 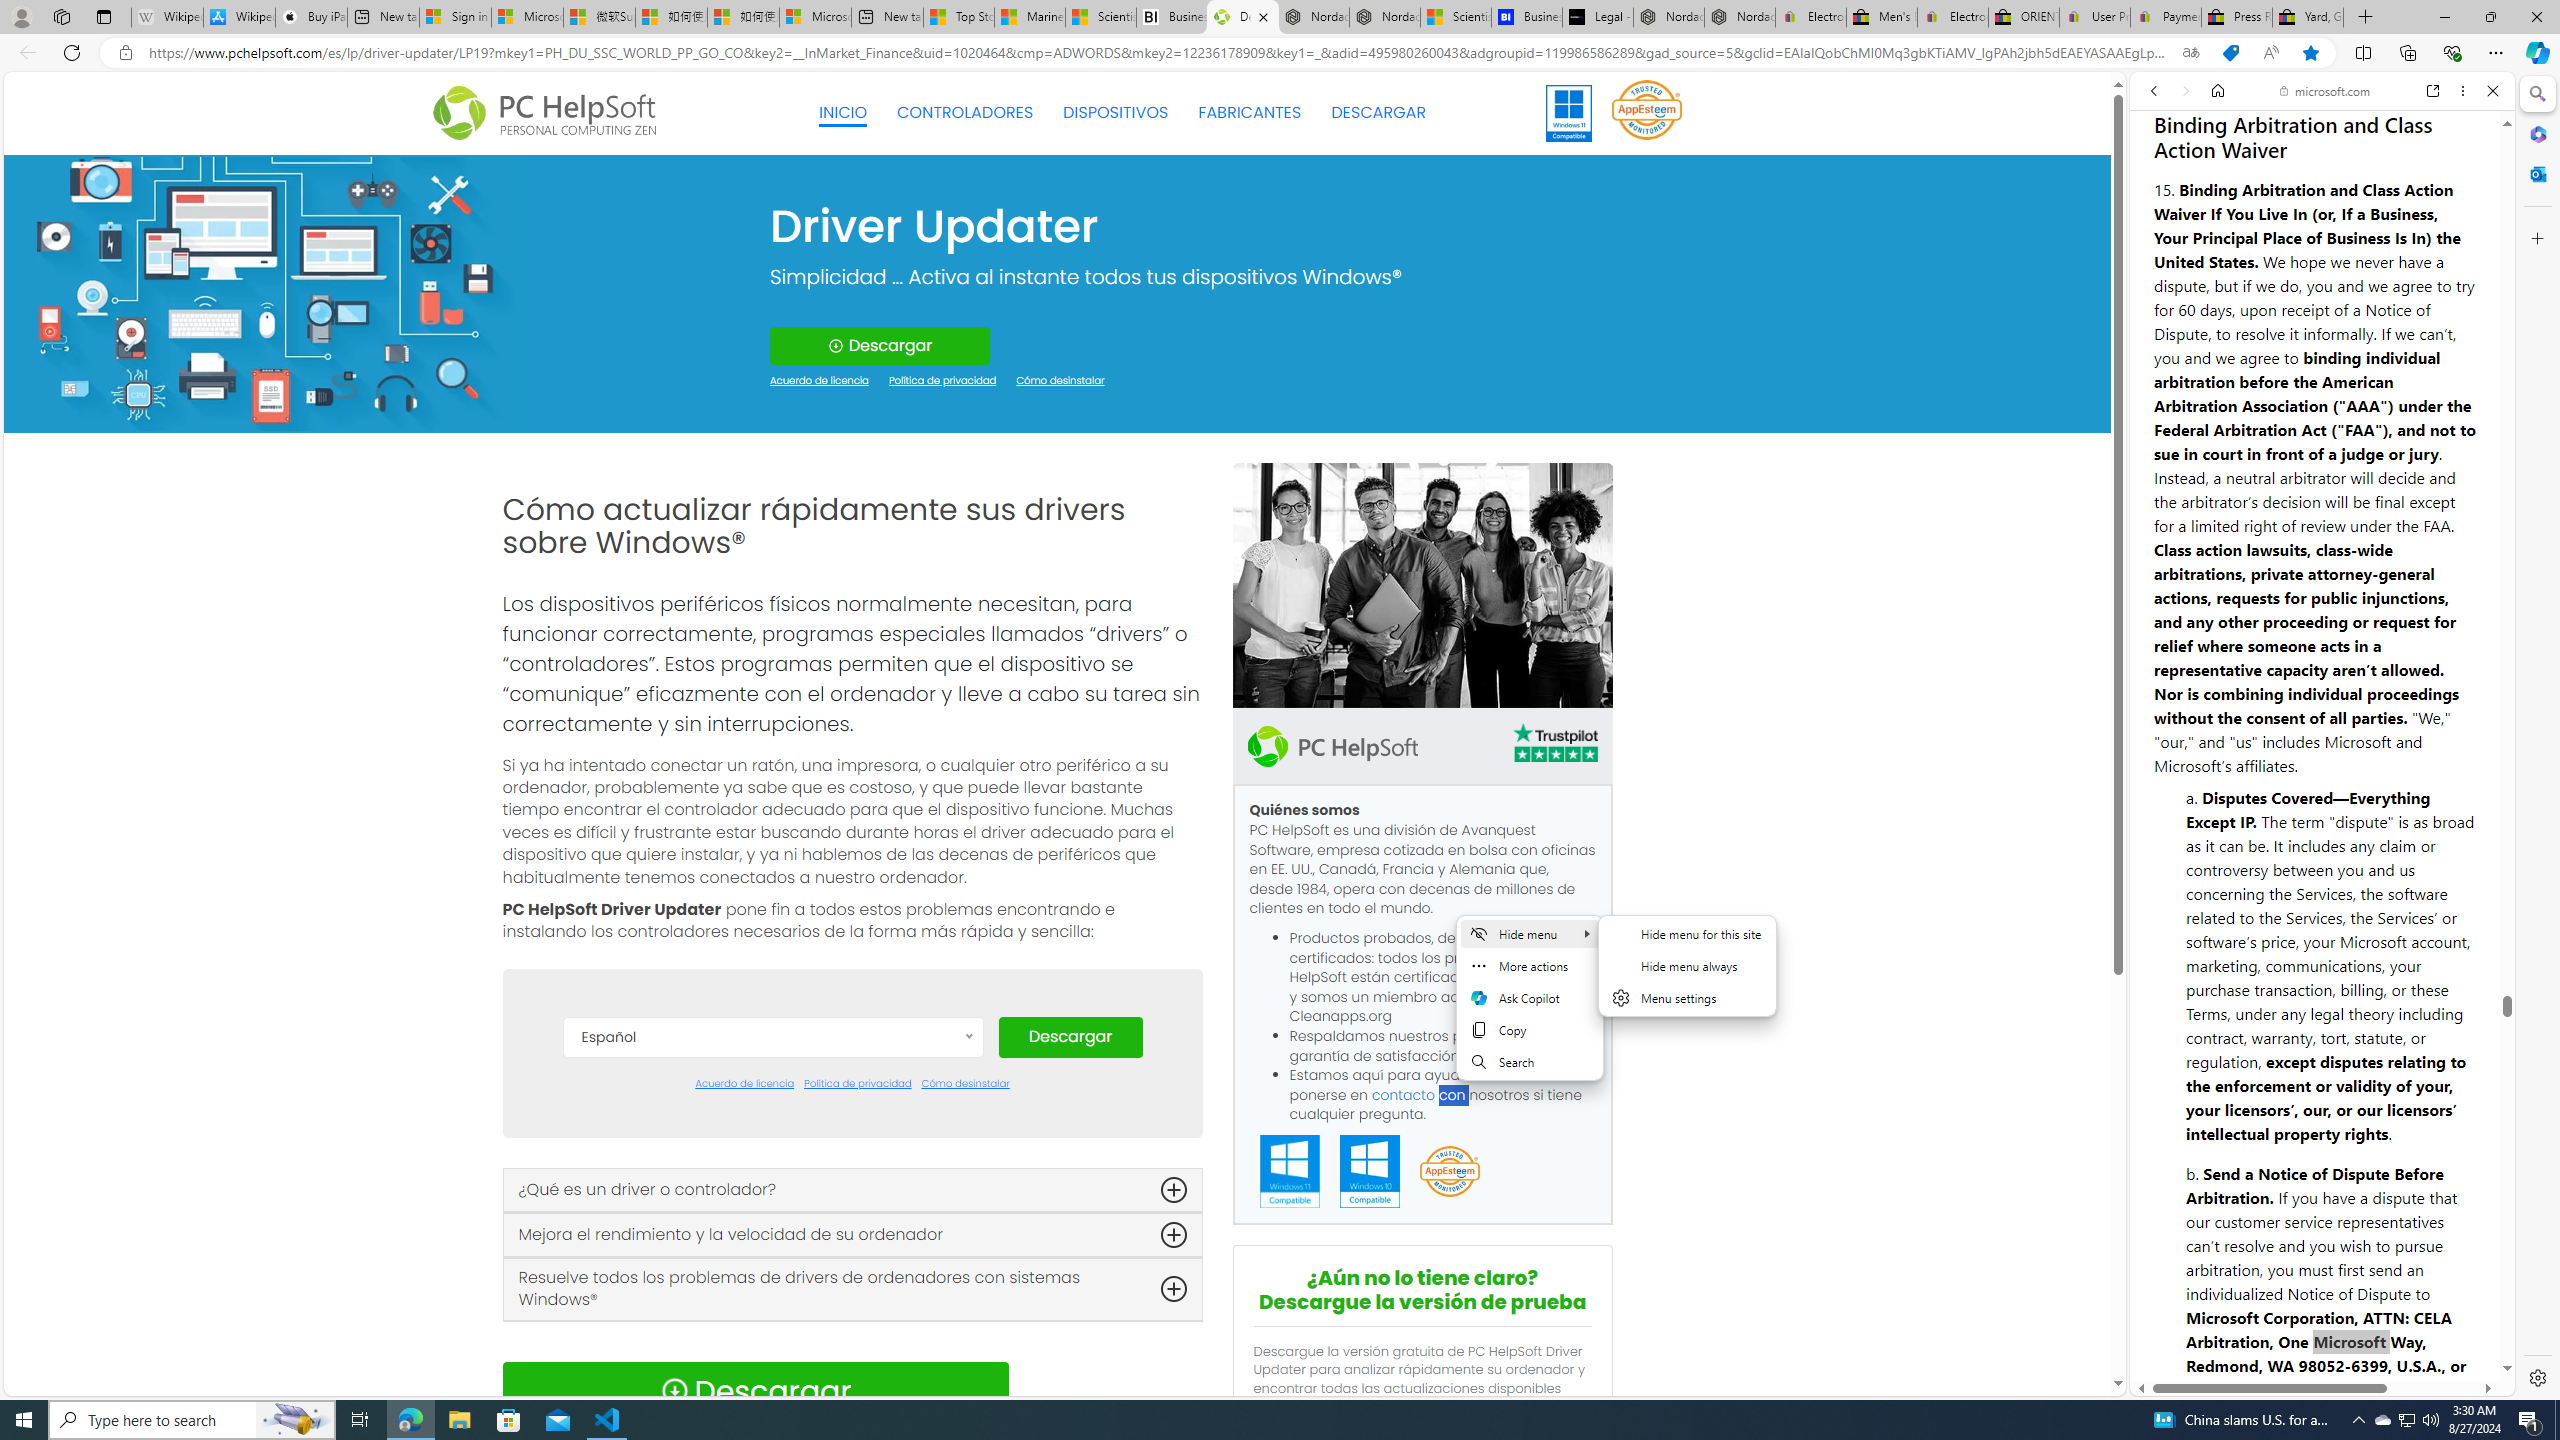 What do you see at coordinates (2327, 91) in the screenshot?
I see `'microsoft.com'` at bounding box center [2327, 91].